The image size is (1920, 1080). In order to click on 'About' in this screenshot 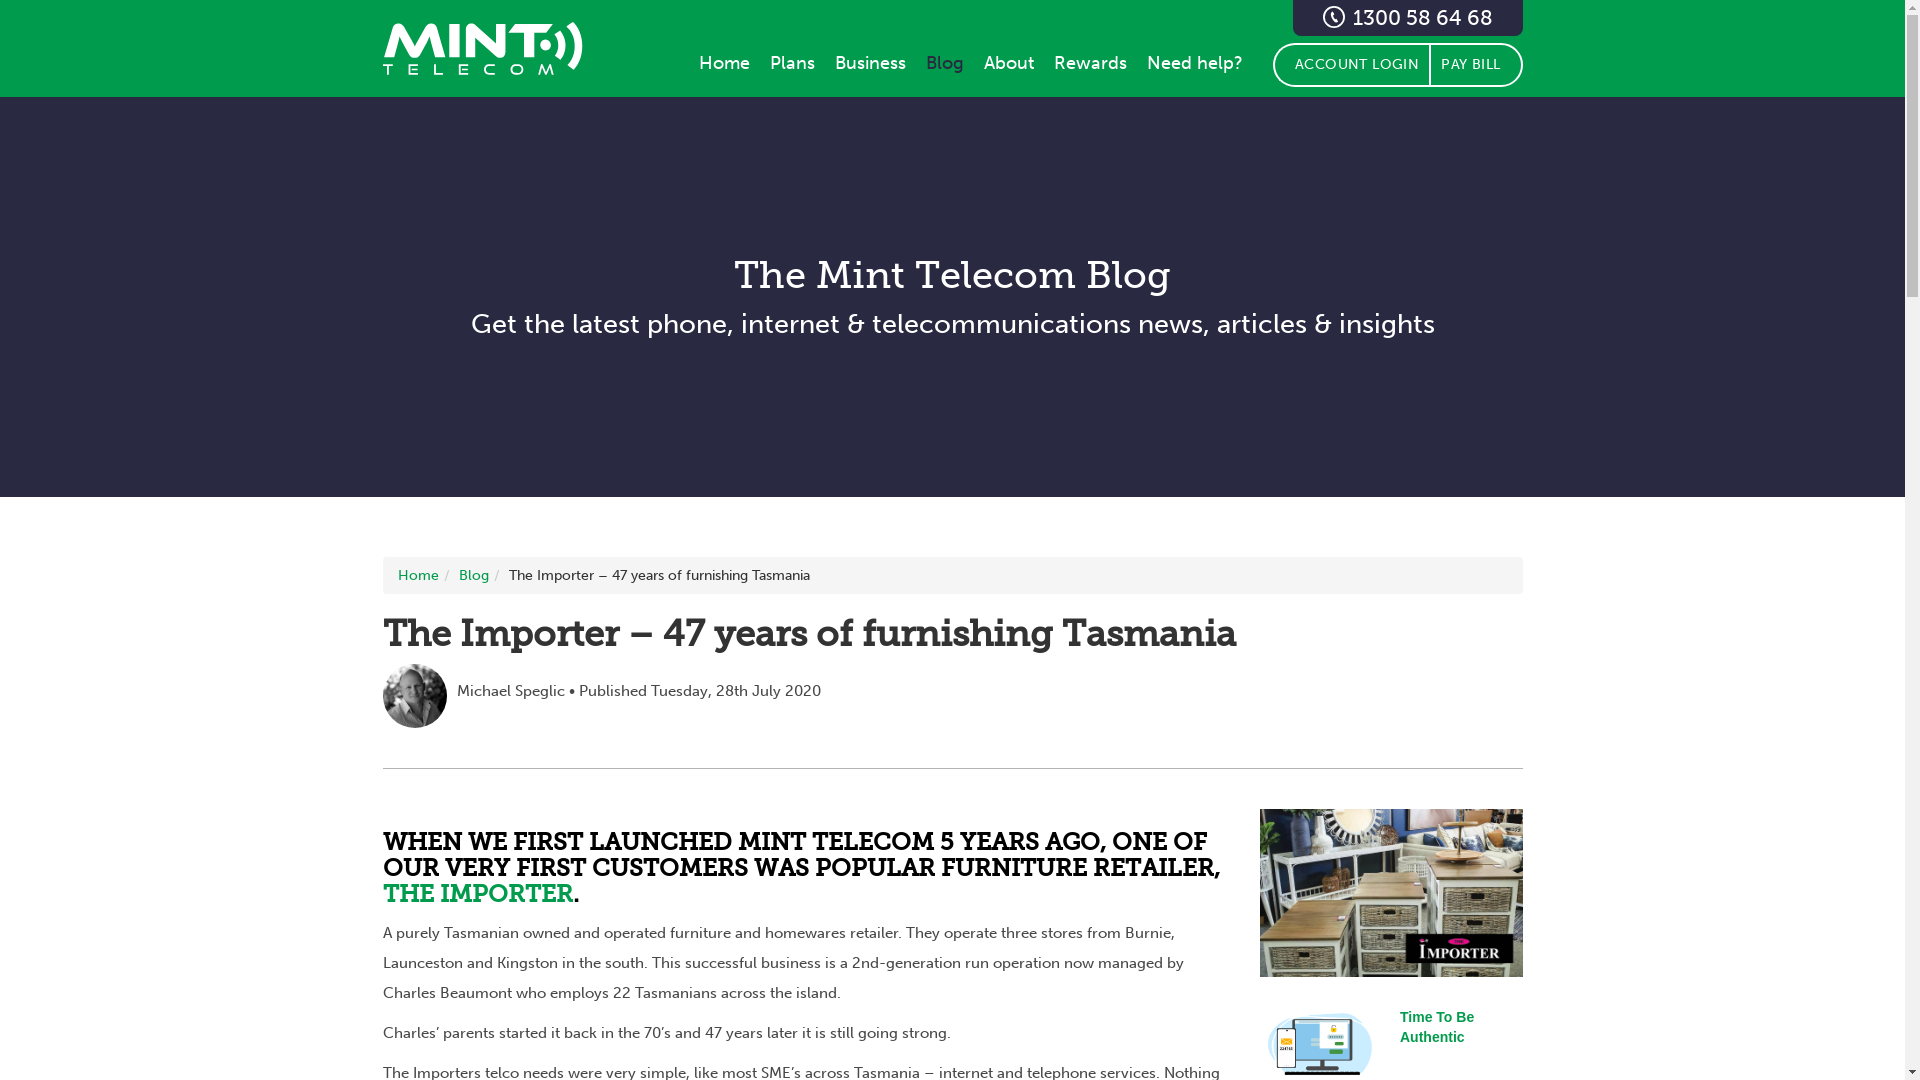, I will do `click(1008, 61)`.